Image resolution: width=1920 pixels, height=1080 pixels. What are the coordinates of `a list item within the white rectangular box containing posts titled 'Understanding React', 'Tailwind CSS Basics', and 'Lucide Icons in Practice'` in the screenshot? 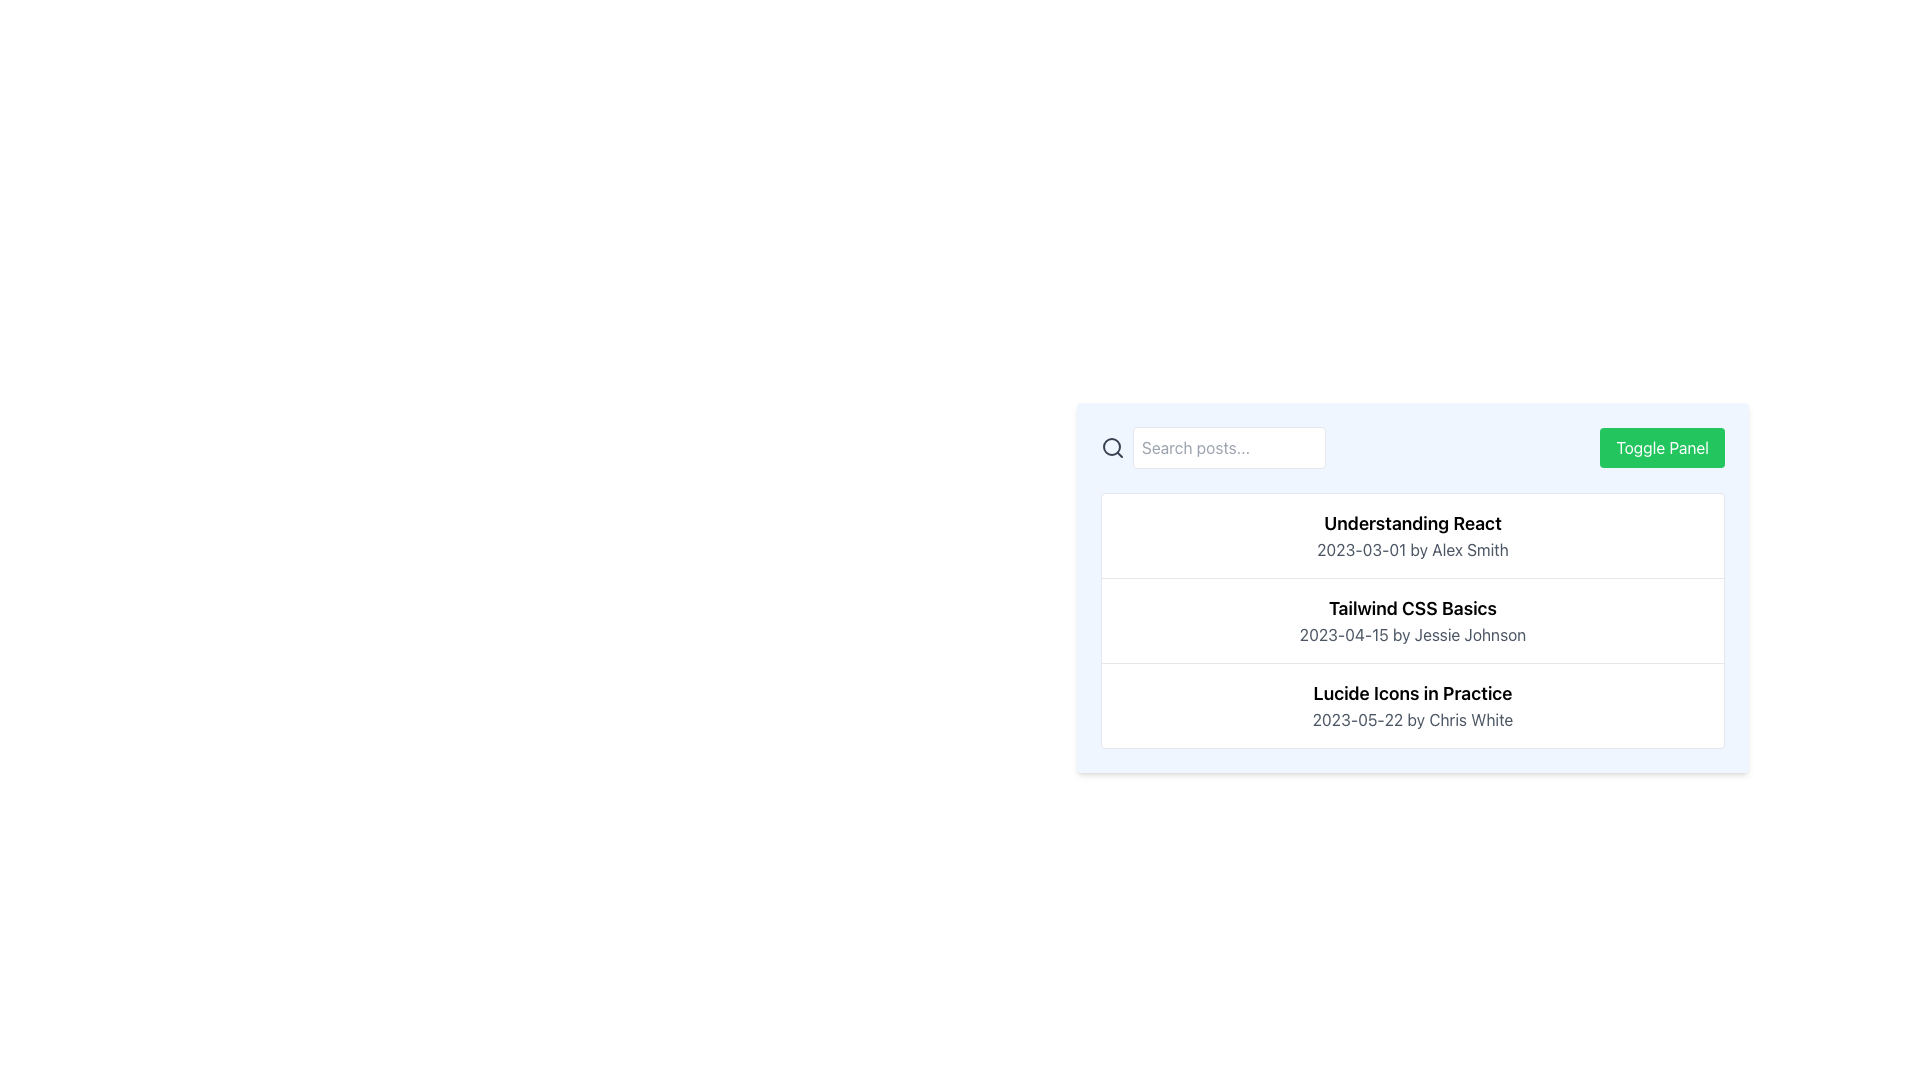 It's located at (1411, 620).